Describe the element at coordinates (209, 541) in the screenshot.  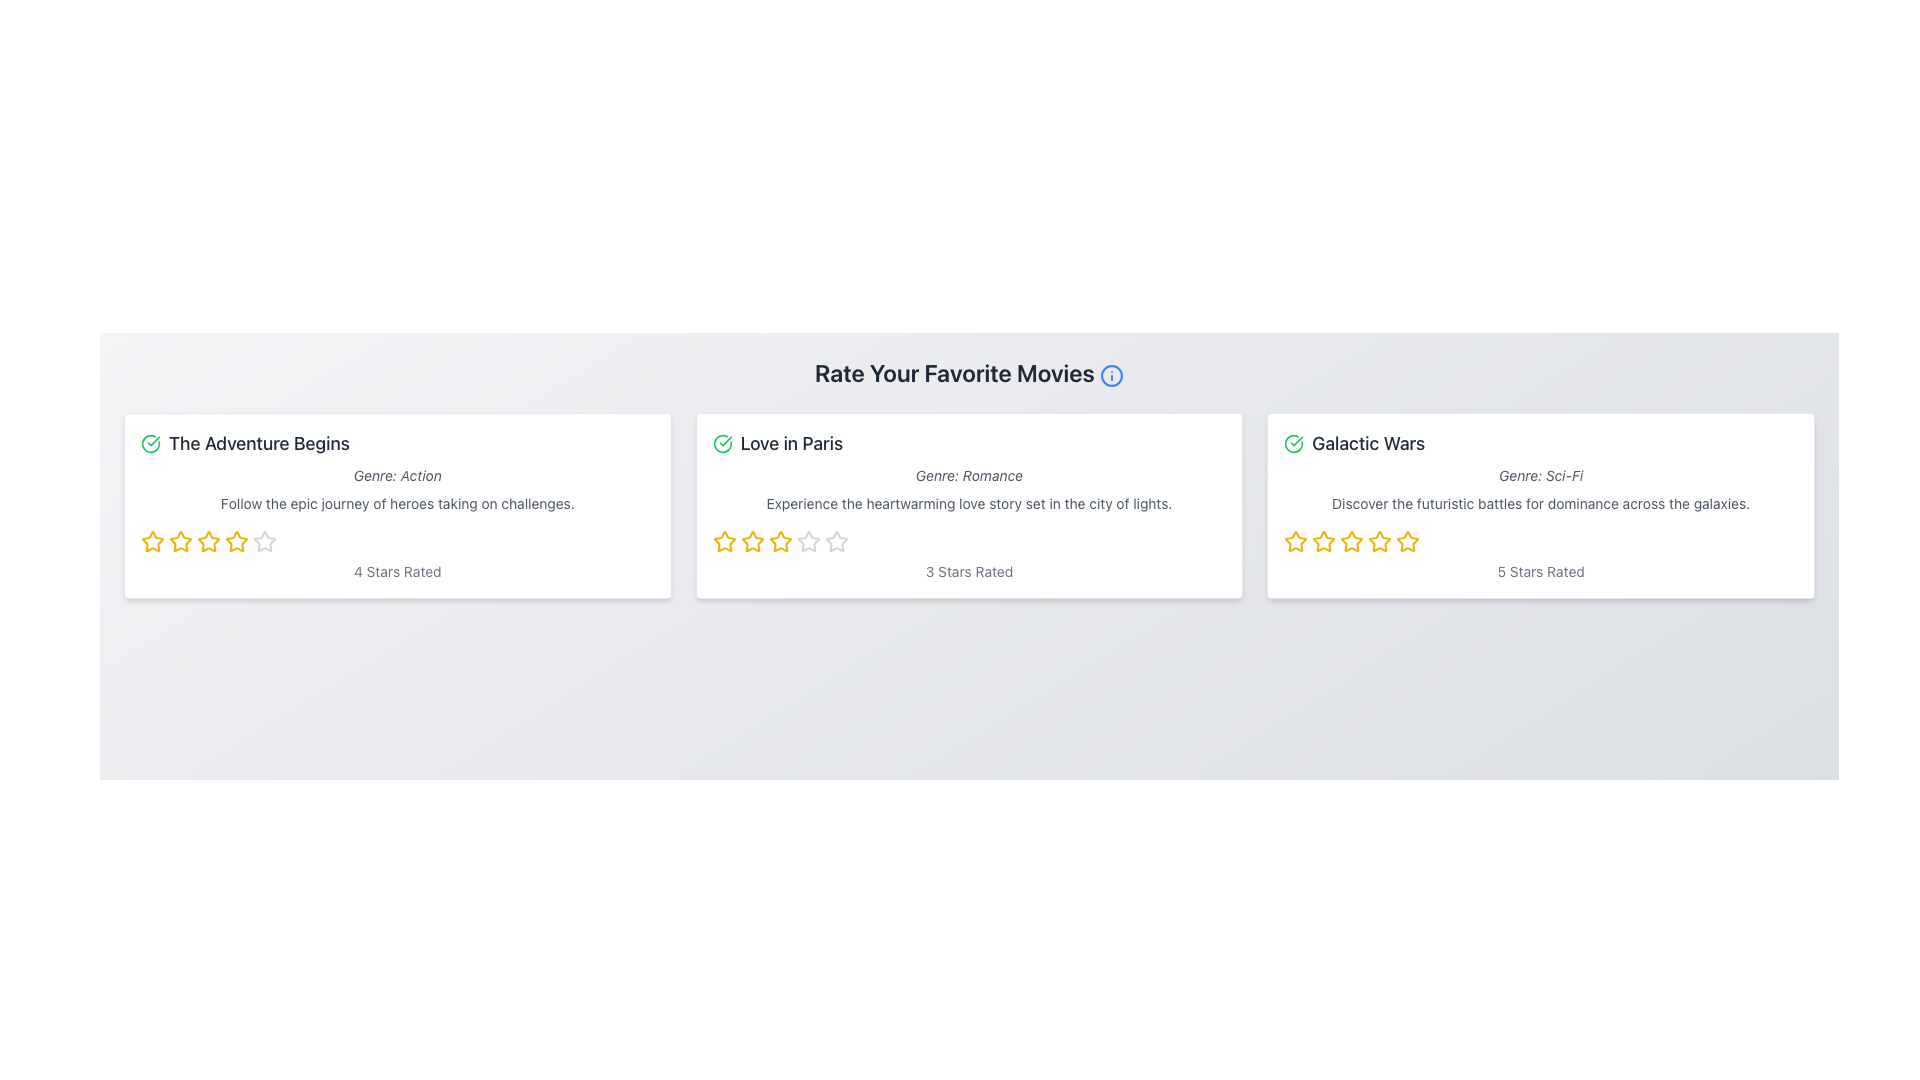
I see `the second star icon from the left in the horizontal group of star icons at the bottom of the card titled 'The Adventure Begins'` at that location.